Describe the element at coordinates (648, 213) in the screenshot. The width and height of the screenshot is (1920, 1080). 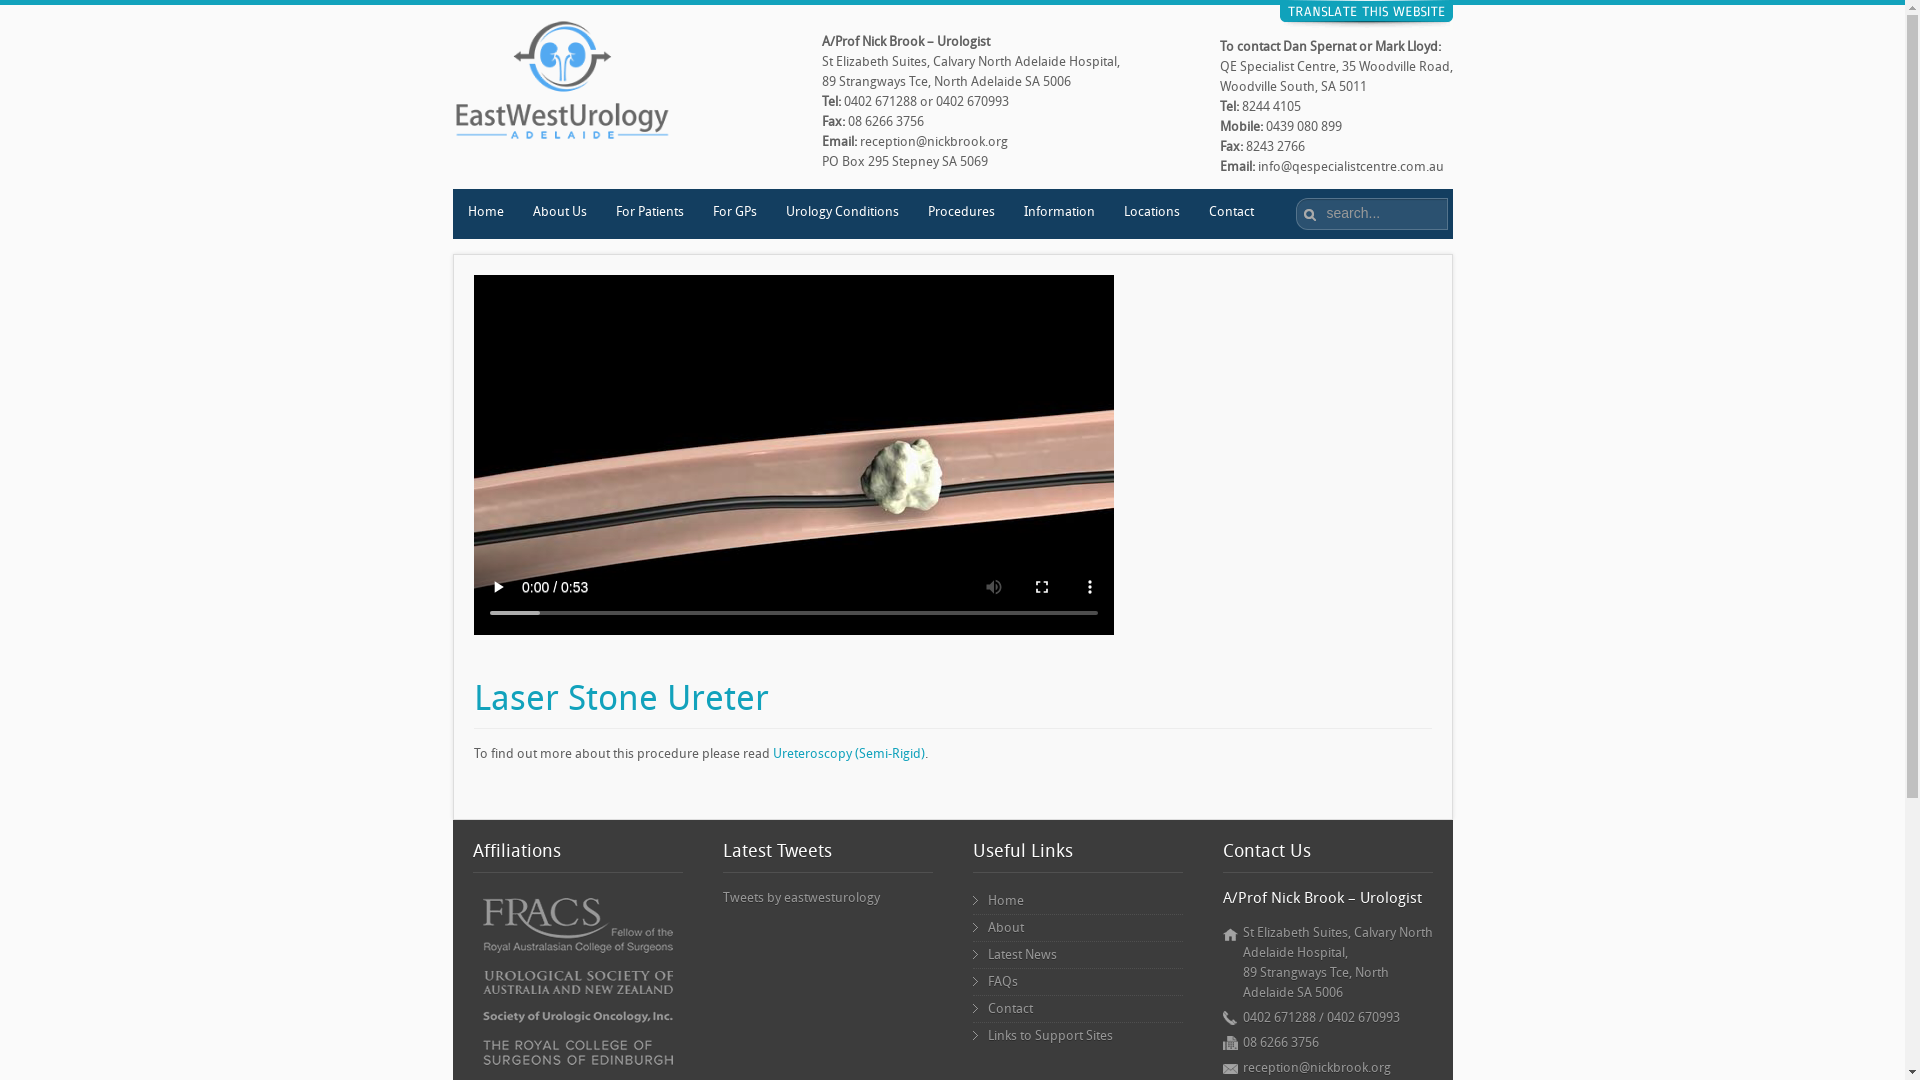
I see `'For Patients'` at that location.